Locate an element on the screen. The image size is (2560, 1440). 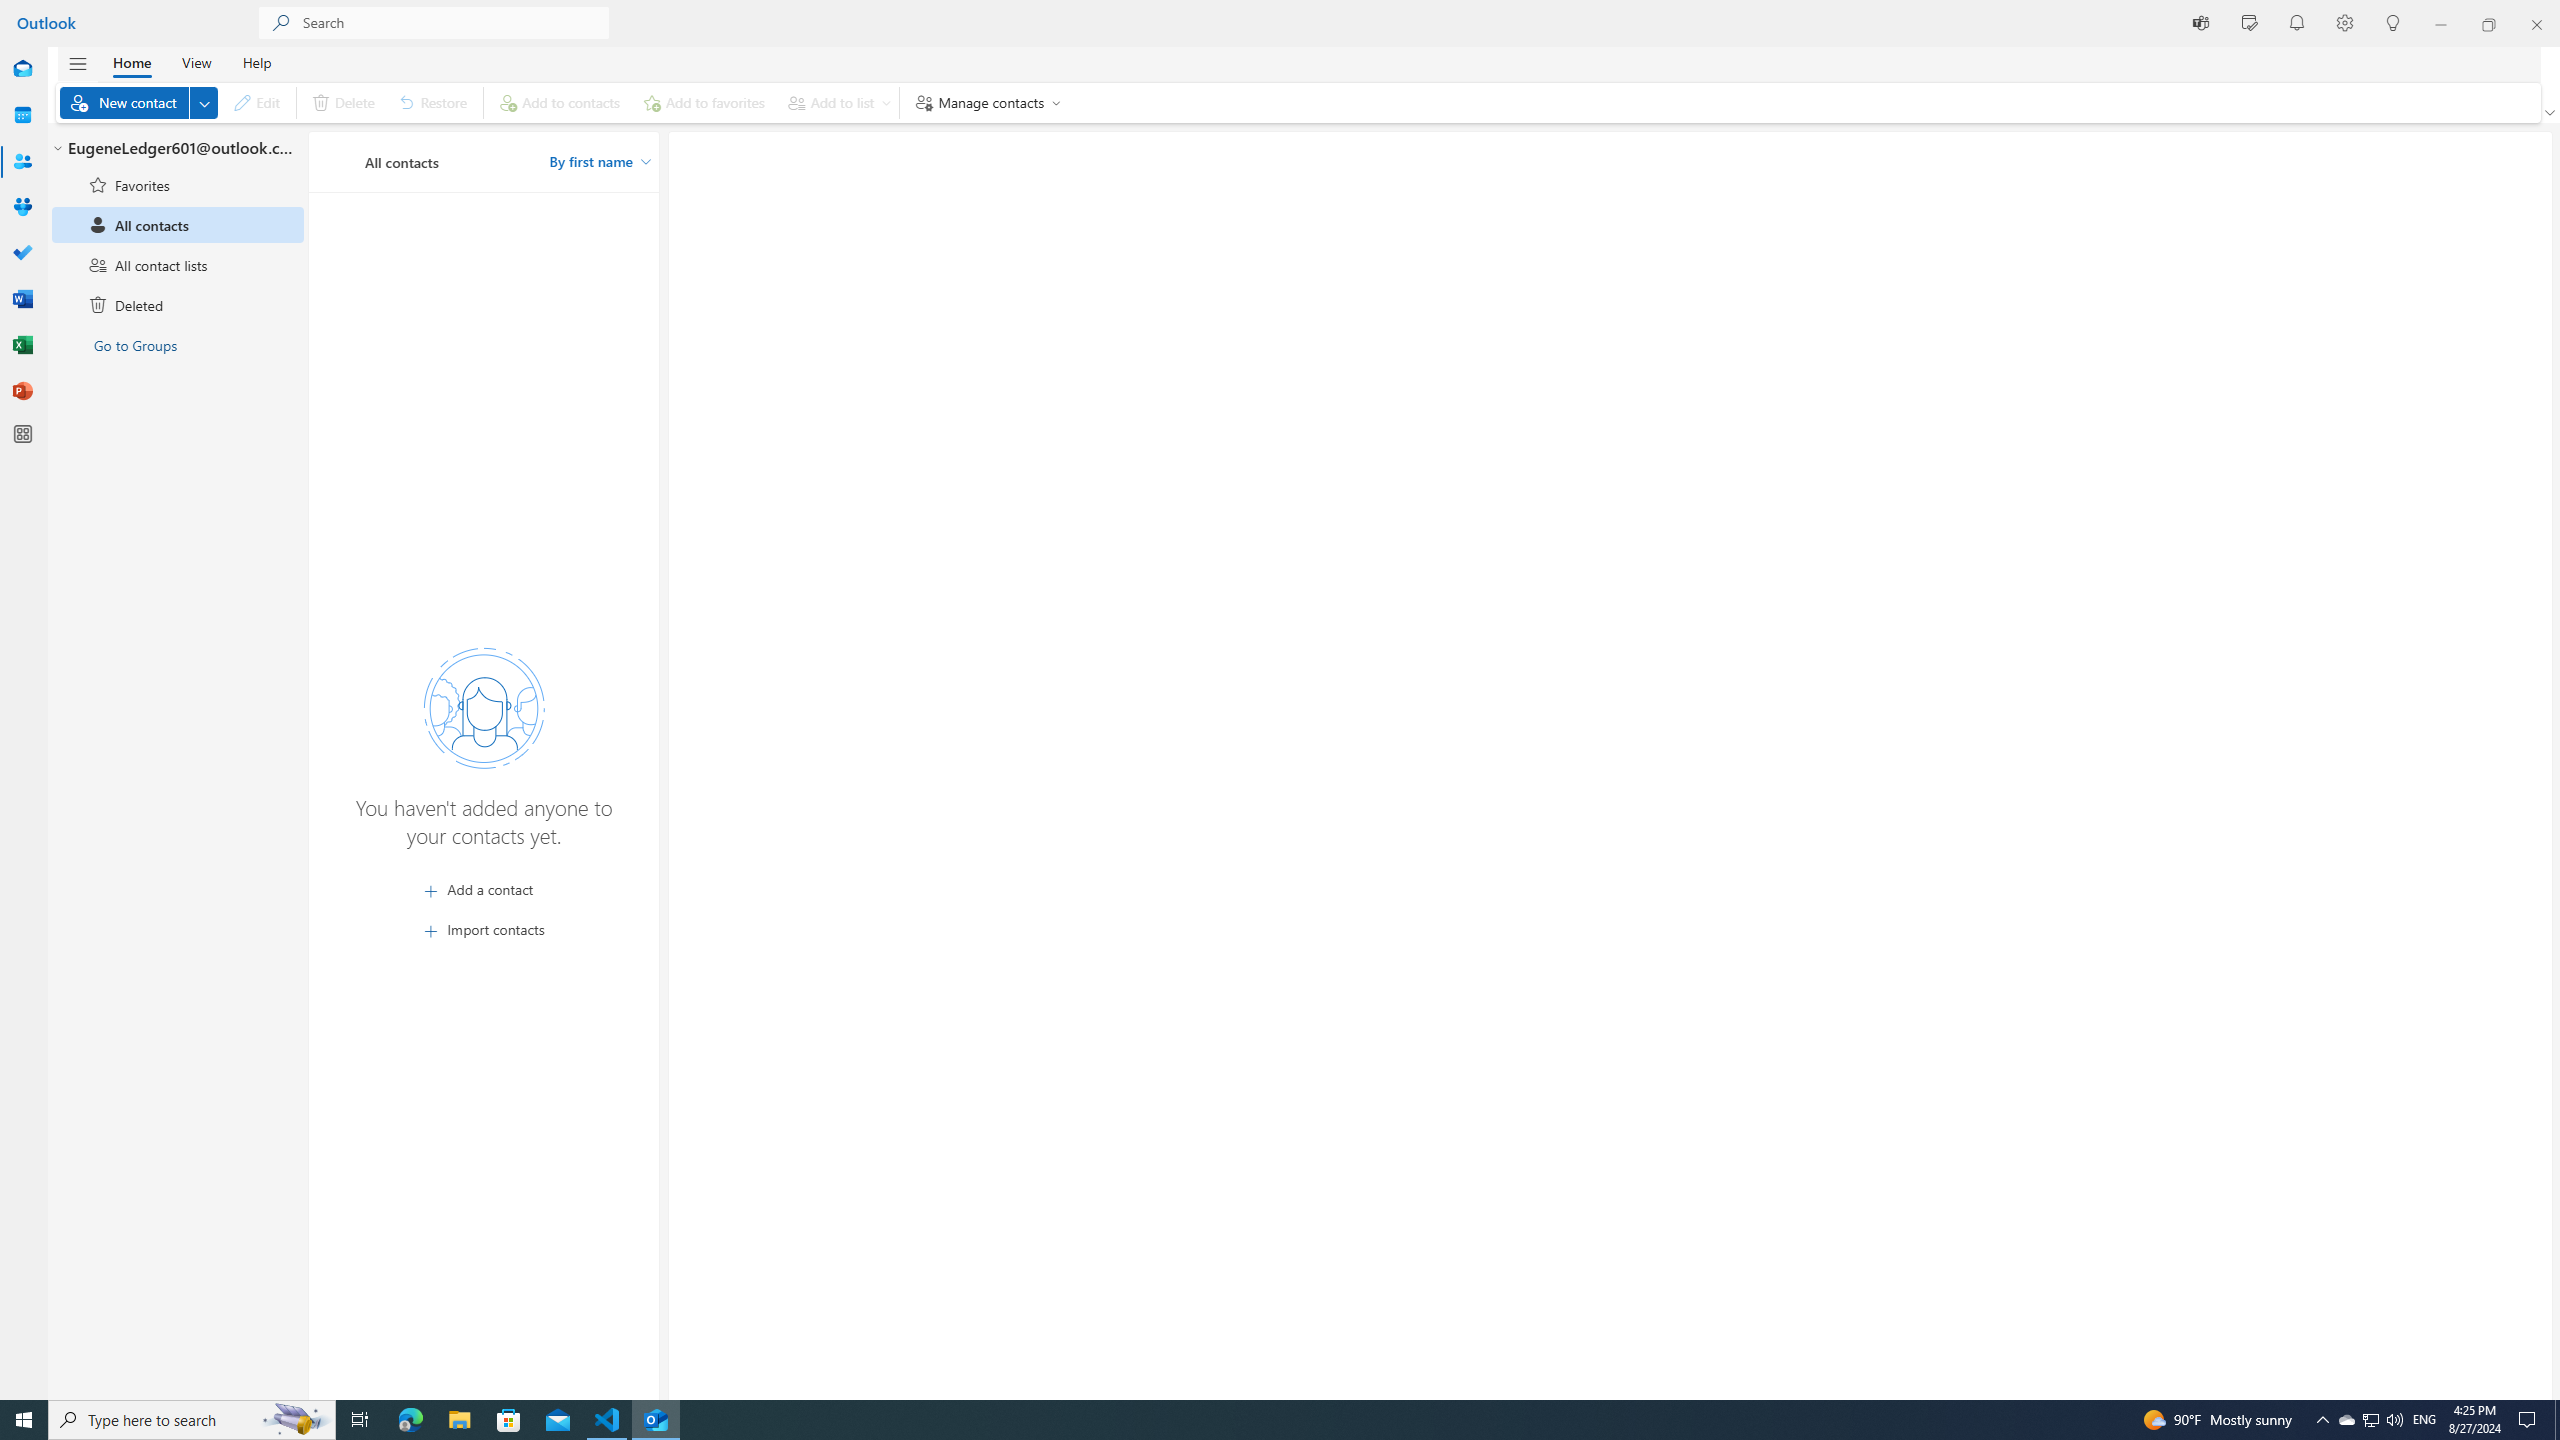
'Add to contacts' is located at coordinates (559, 102).